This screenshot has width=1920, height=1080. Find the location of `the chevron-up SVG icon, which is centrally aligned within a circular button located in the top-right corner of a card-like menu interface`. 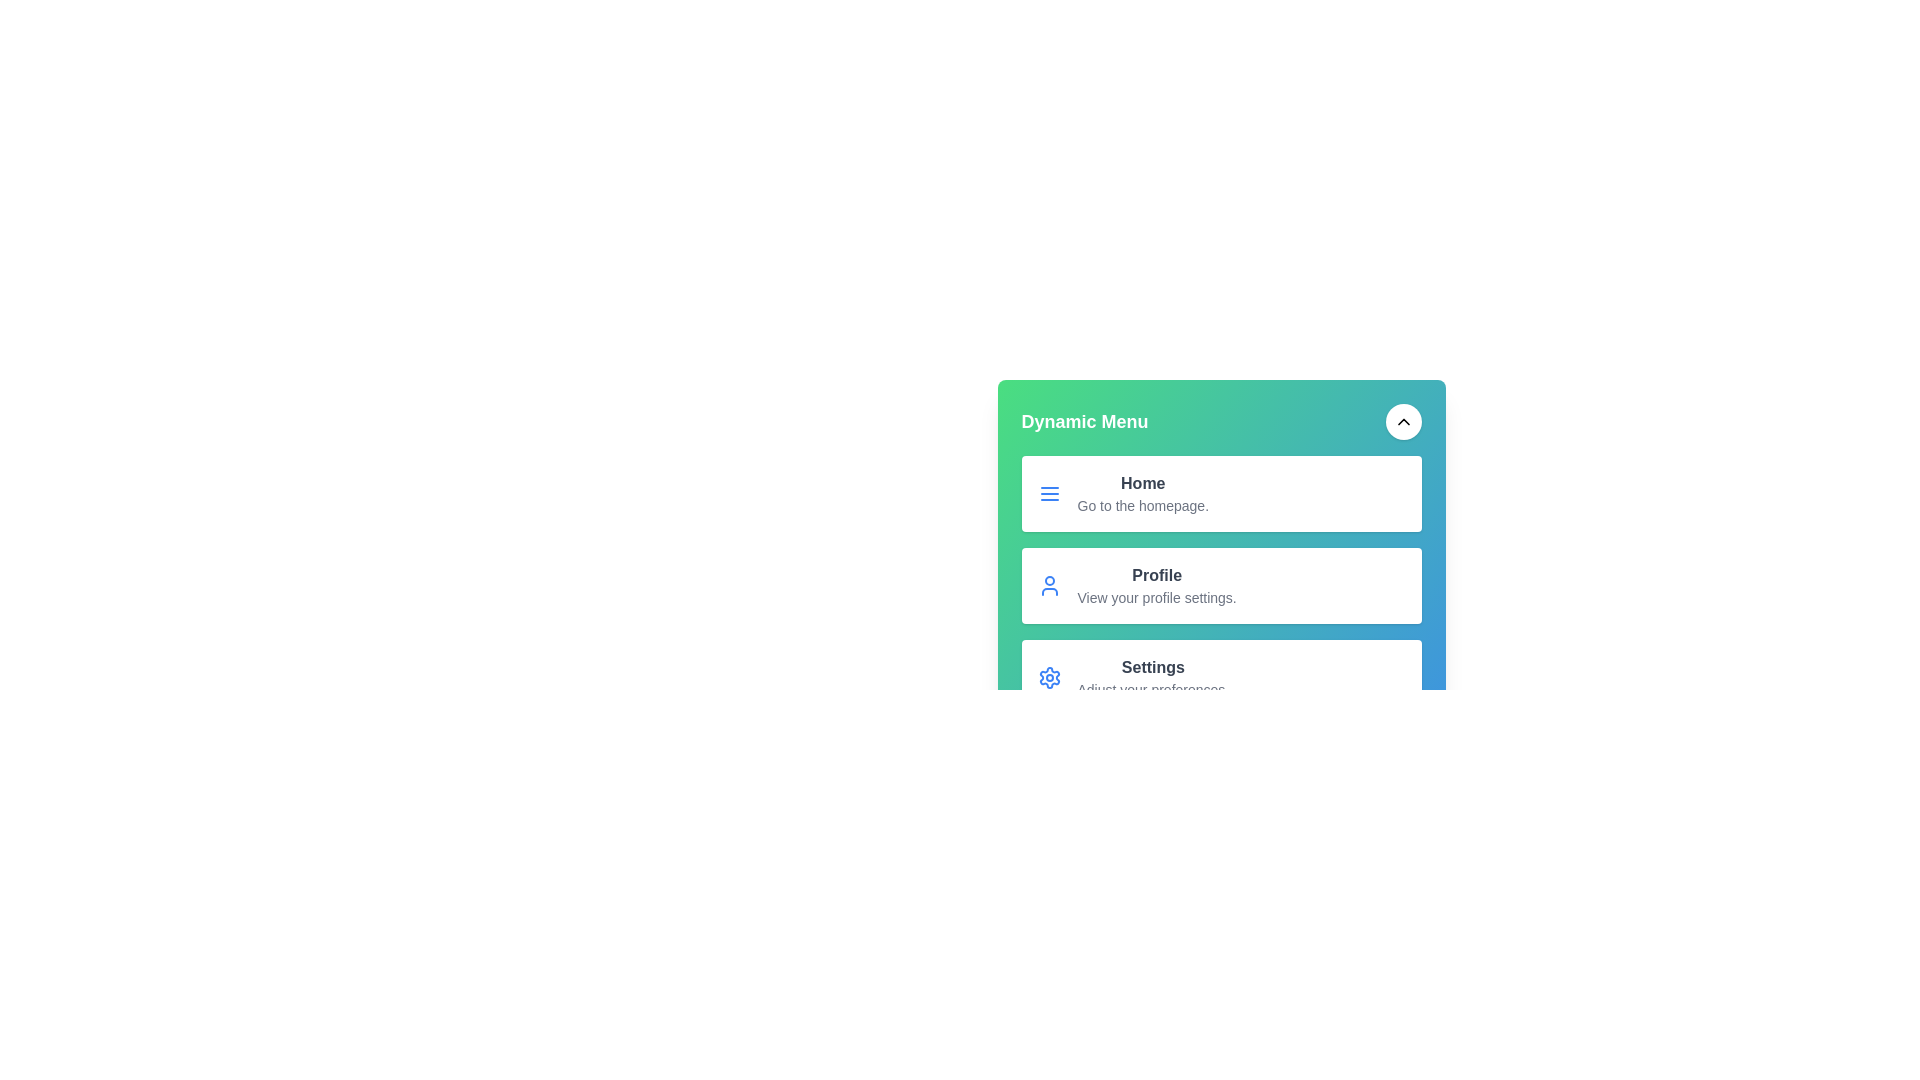

the chevron-up SVG icon, which is centrally aligned within a circular button located in the top-right corner of a card-like menu interface is located at coordinates (1402, 420).